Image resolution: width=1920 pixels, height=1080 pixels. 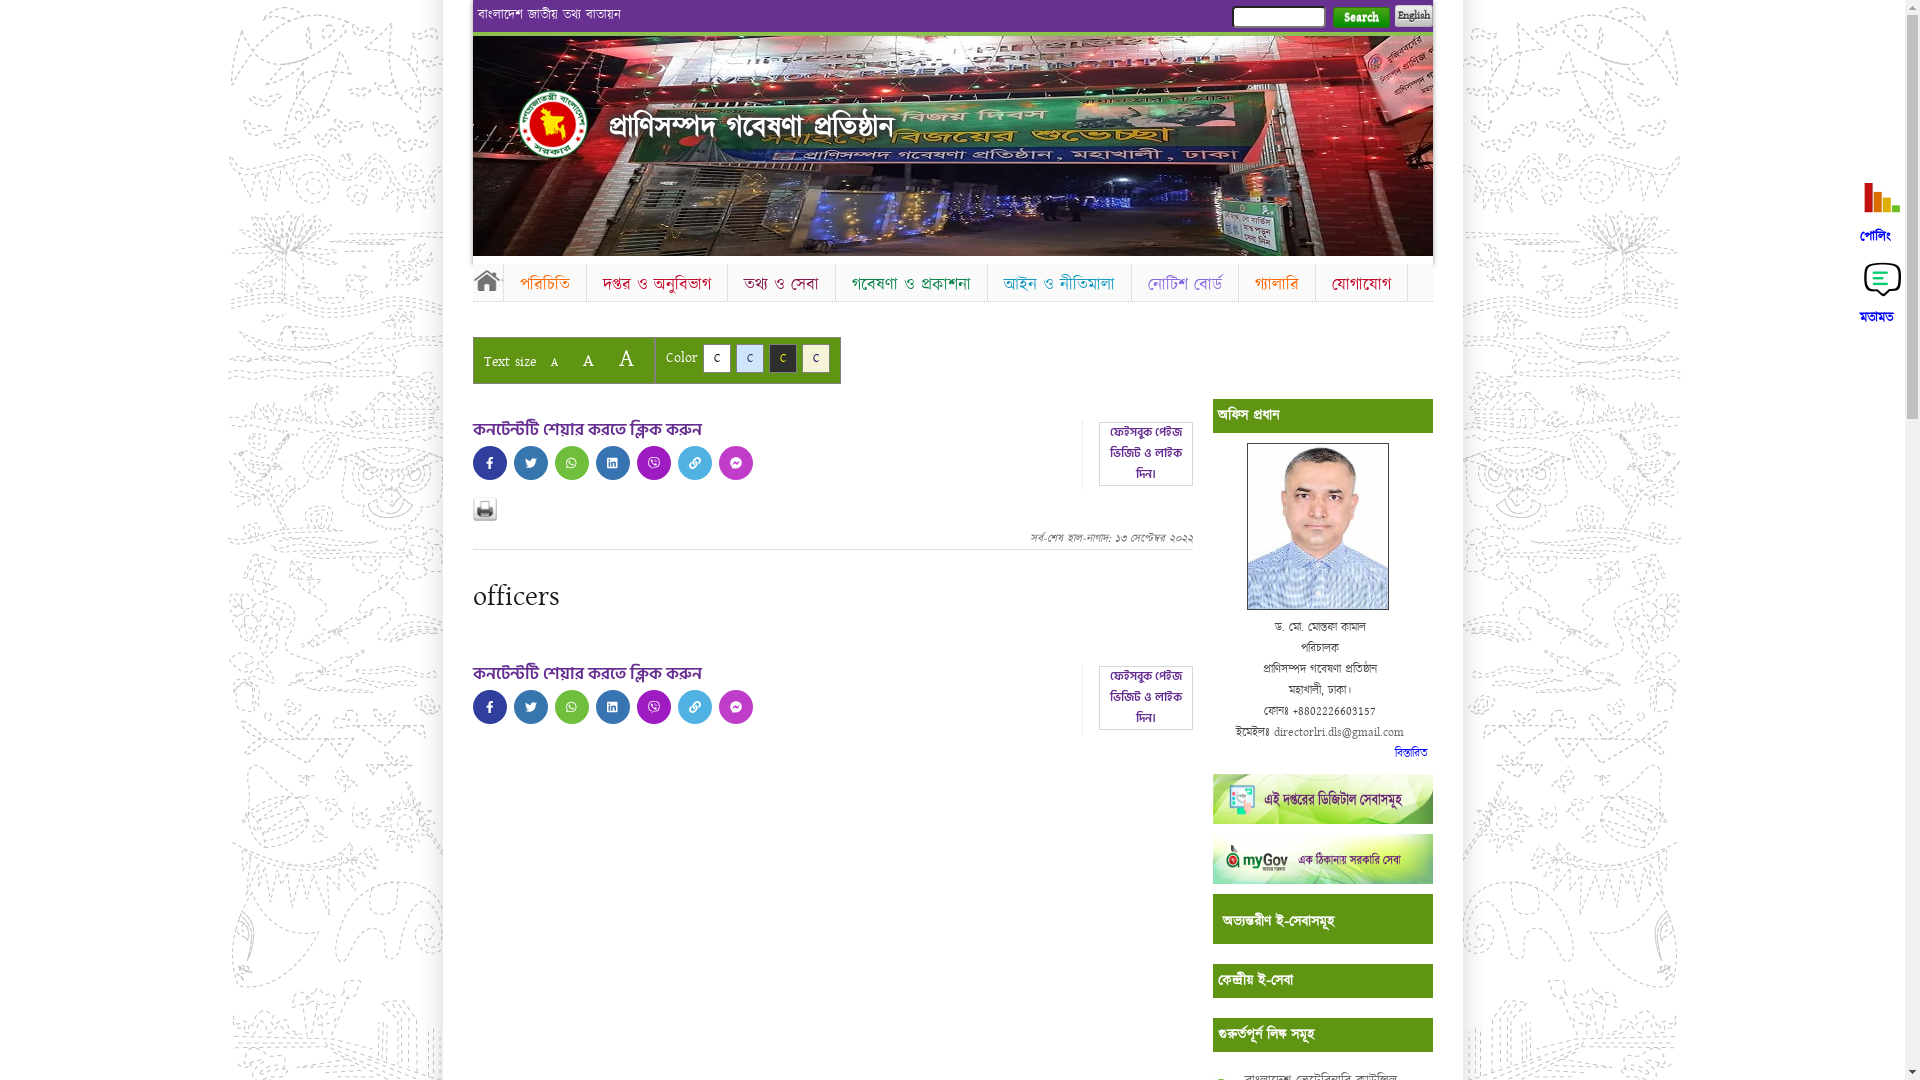 I want to click on 'Home', so click(x=486, y=280).